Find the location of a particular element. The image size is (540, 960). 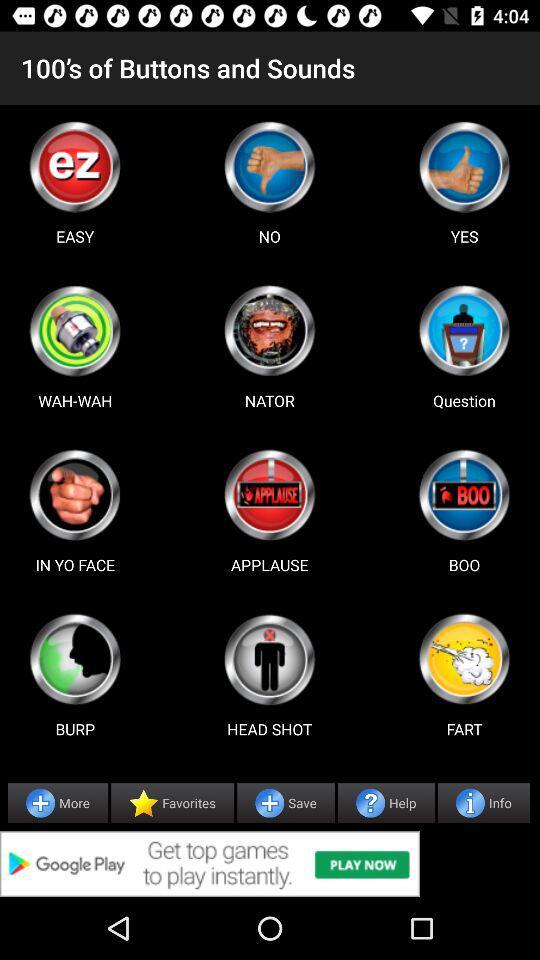

picture is located at coordinates (74, 658).